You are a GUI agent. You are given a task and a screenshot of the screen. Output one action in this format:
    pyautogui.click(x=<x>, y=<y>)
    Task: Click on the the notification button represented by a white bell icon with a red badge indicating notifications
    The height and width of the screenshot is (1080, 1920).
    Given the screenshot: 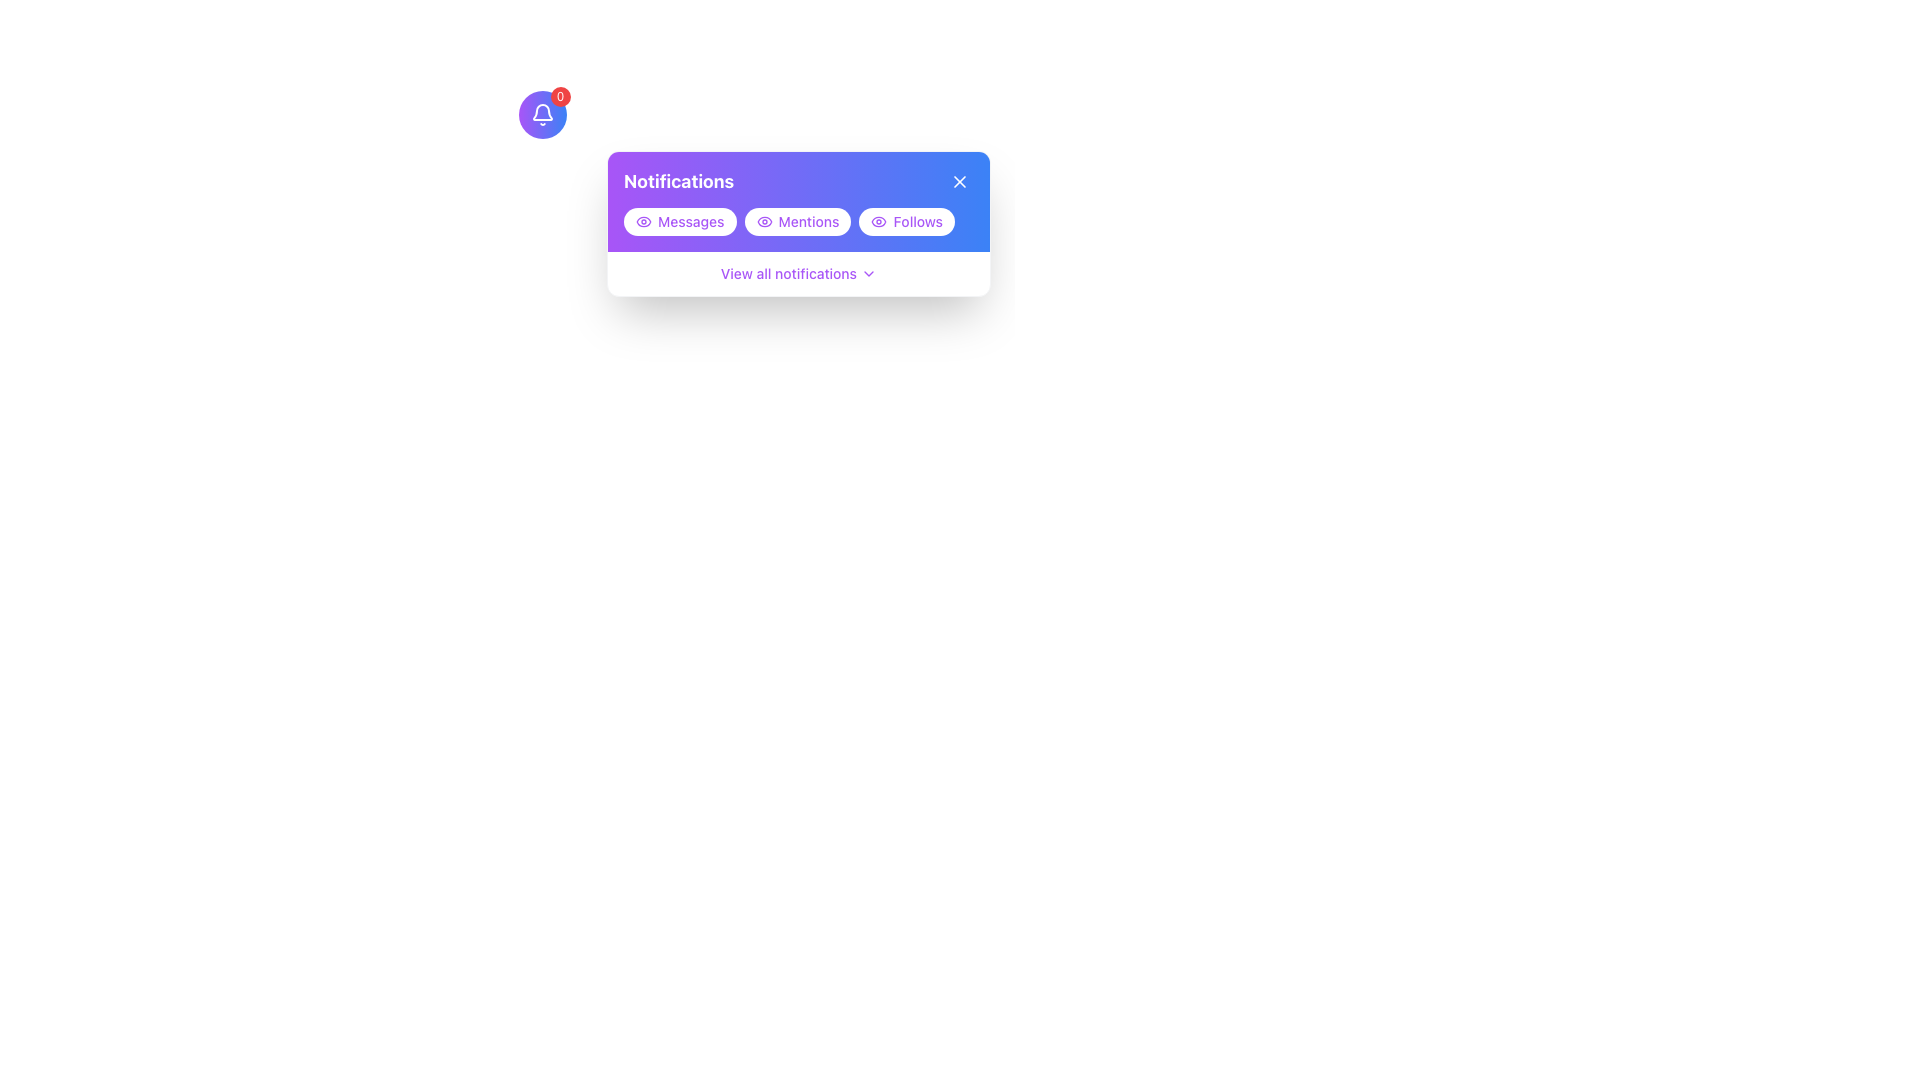 What is the action you would take?
    pyautogui.click(x=542, y=115)
    